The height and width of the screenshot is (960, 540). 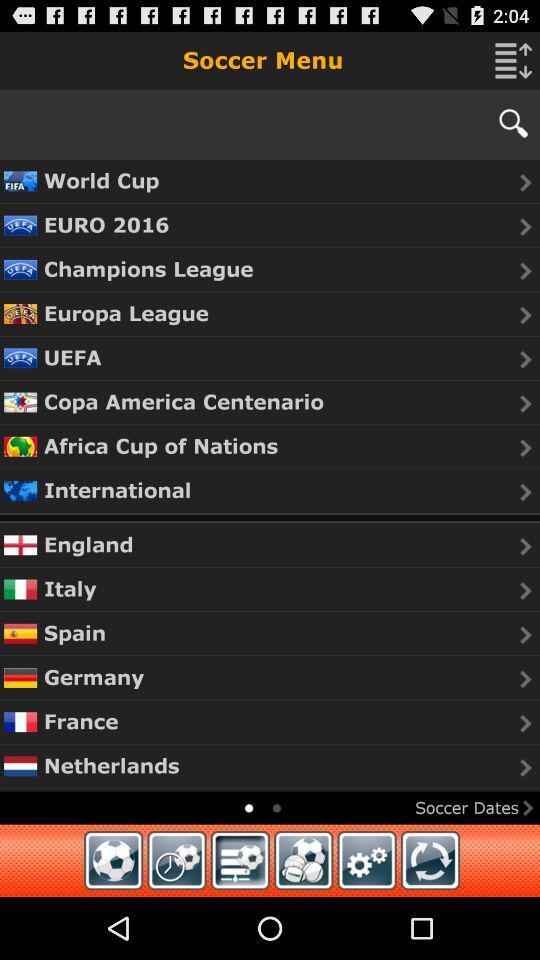 What do you see at coordinates (366, 921) in the screenshot?
I see `the settings icon` at bounding box center [366, 921].